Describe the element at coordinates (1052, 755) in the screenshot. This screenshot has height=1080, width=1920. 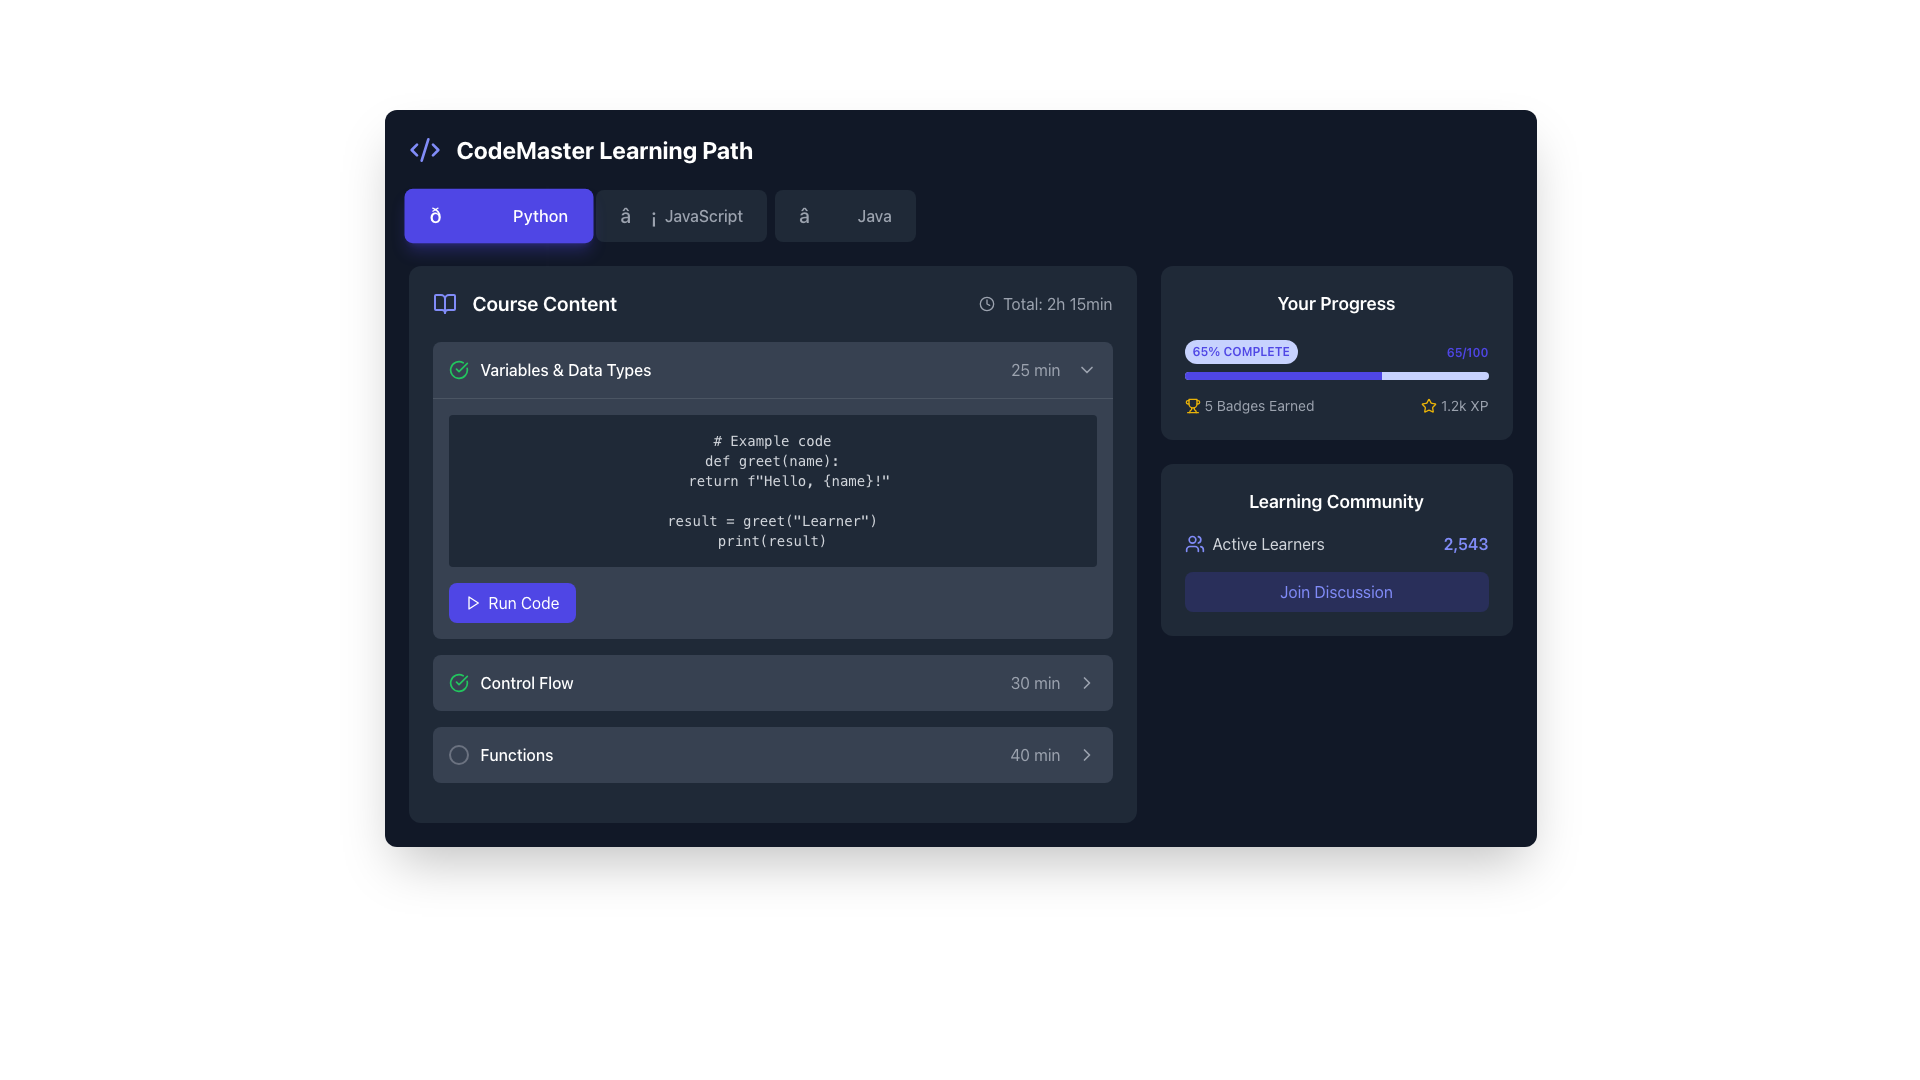
I see `the right-pointing chevron icon in the Combined text display and icon component labeled '40 min'` at that location.